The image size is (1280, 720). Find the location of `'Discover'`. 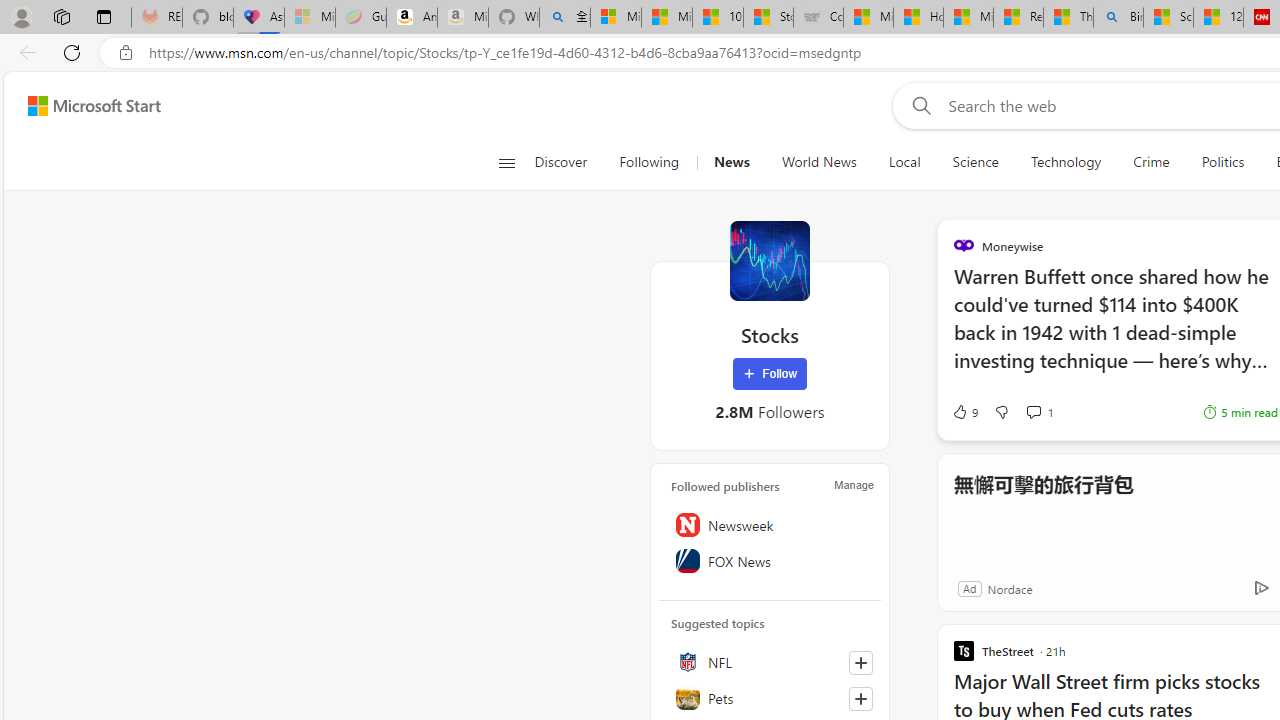

'Discover' is located at coordinates (560, 162).